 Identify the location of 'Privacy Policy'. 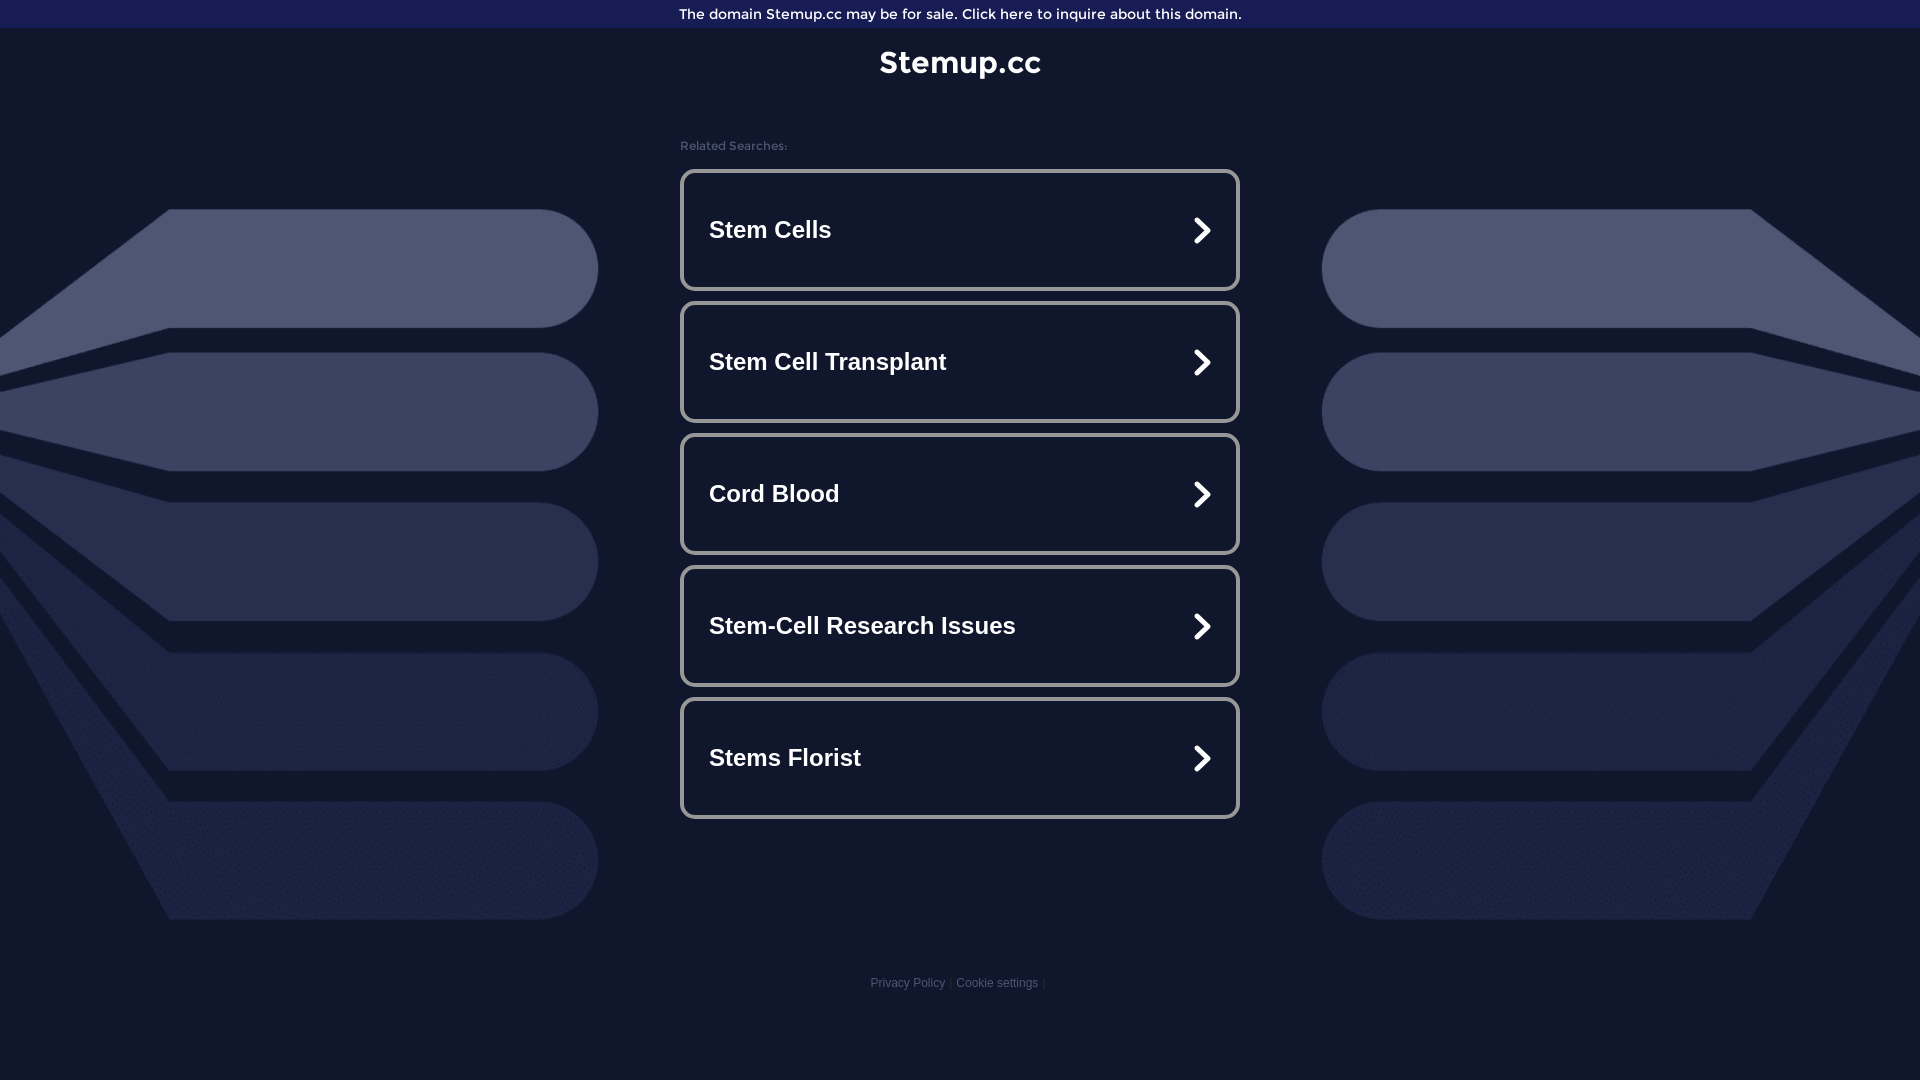
(906, 982).